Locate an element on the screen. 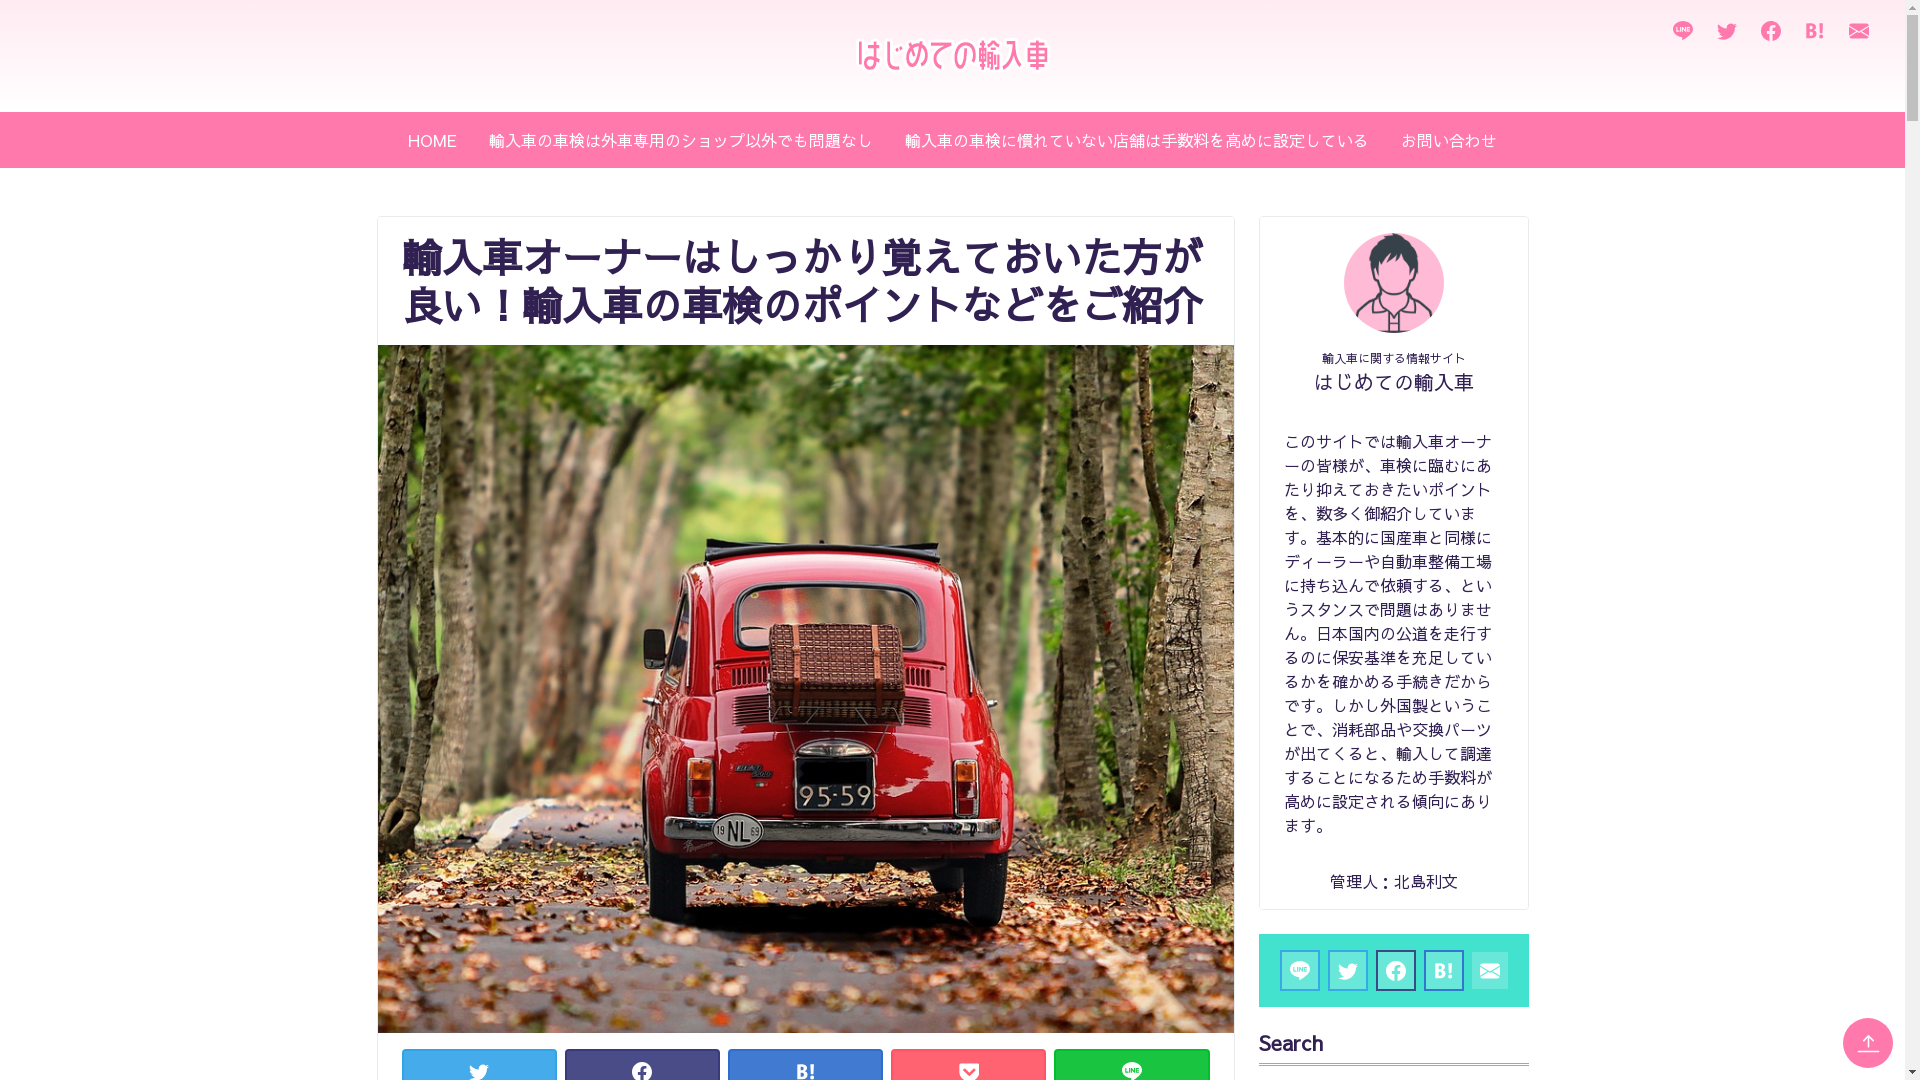 This screenshot has height=1080, width=1920. 'HOME' is located at coordinates (431, 138).